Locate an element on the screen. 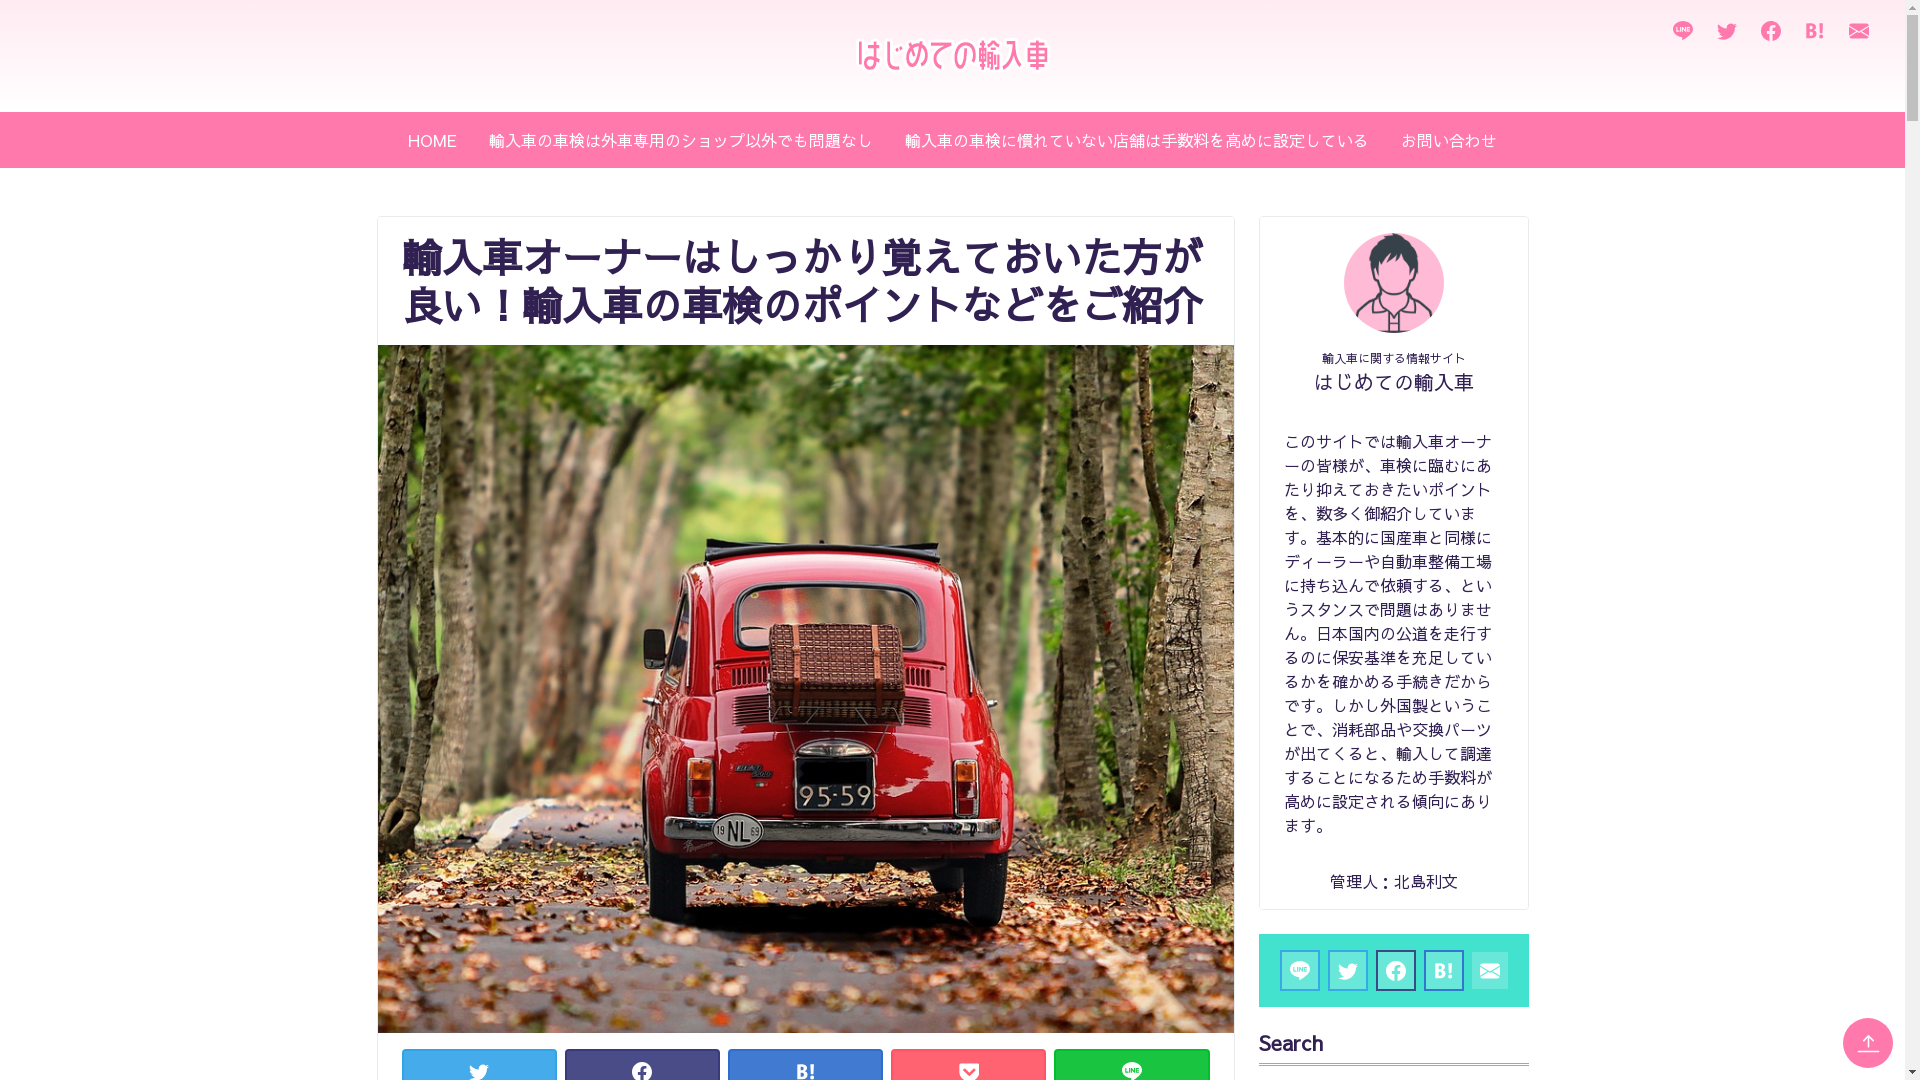 This screenshot has height=1080, width=1920. 'HOME' is located at coordinates (431, 138).